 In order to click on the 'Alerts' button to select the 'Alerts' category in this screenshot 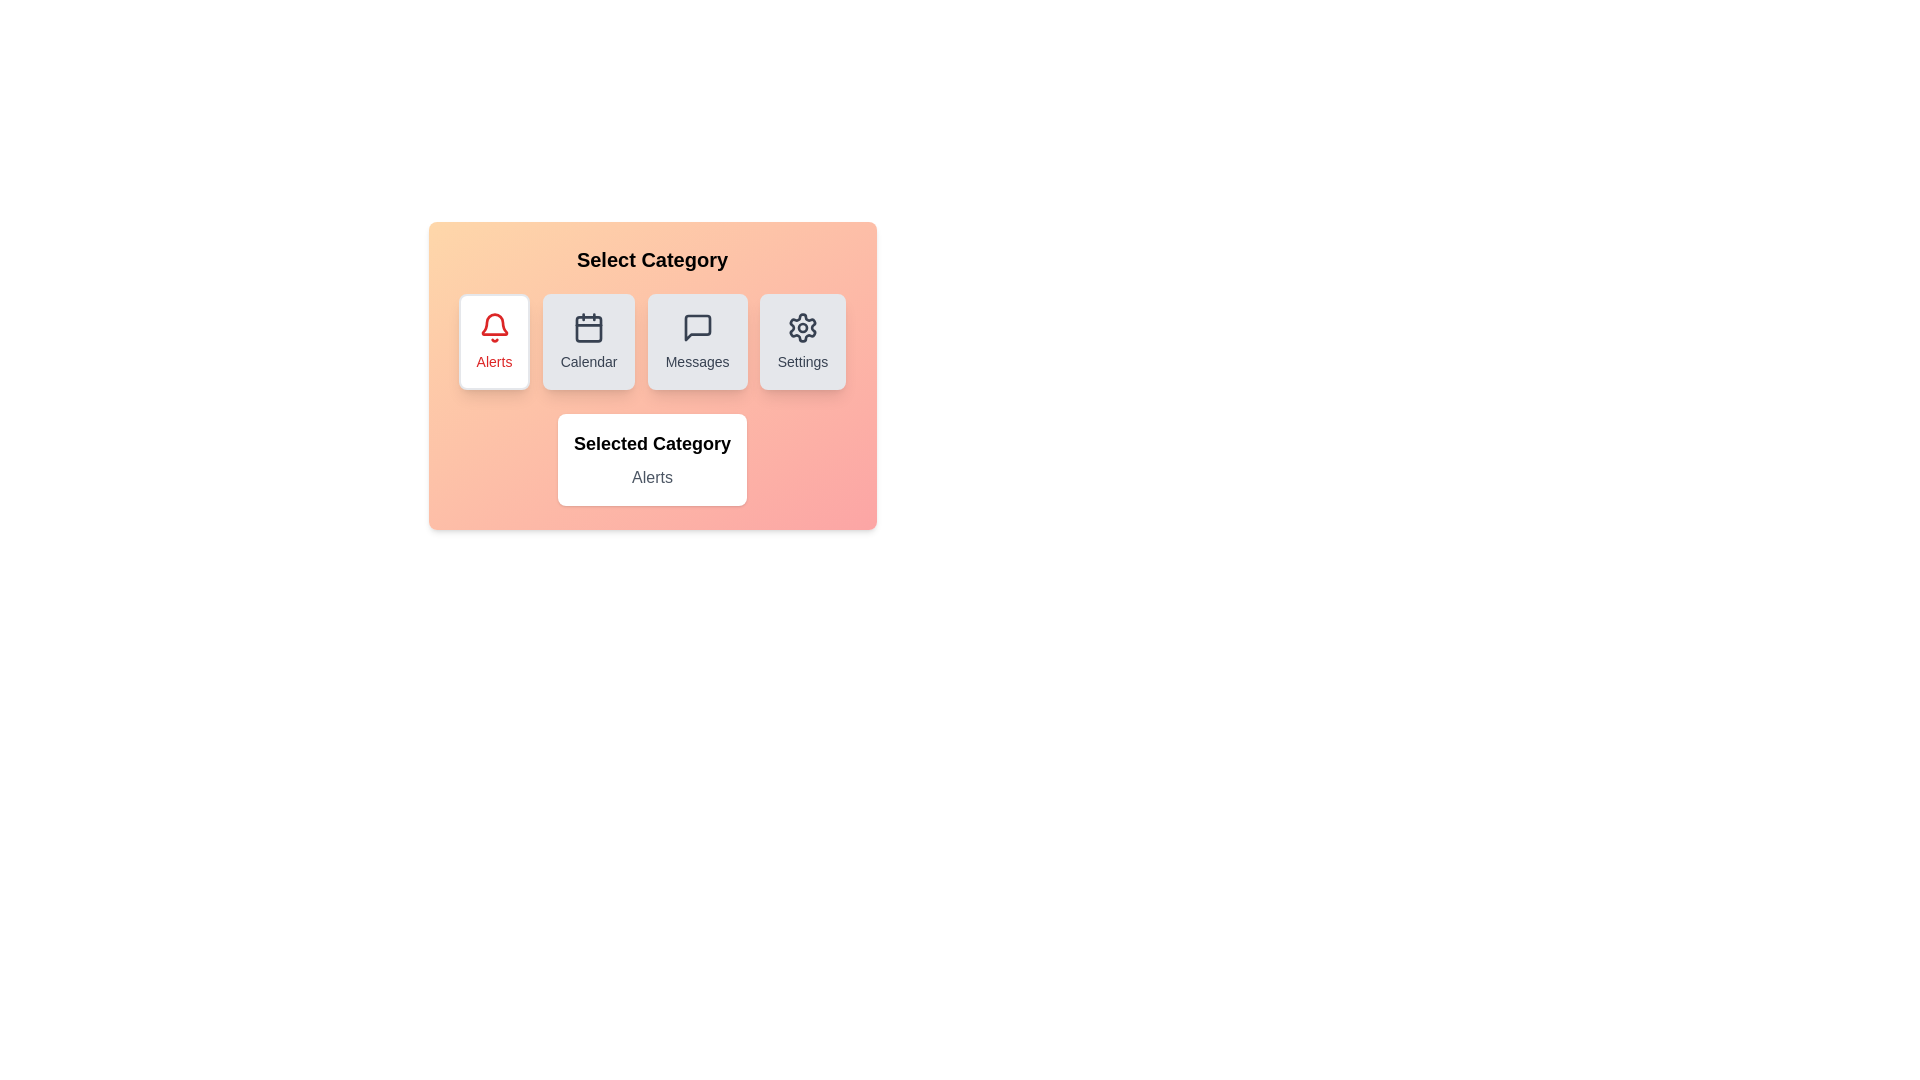, I will do `click(494, 341)`.